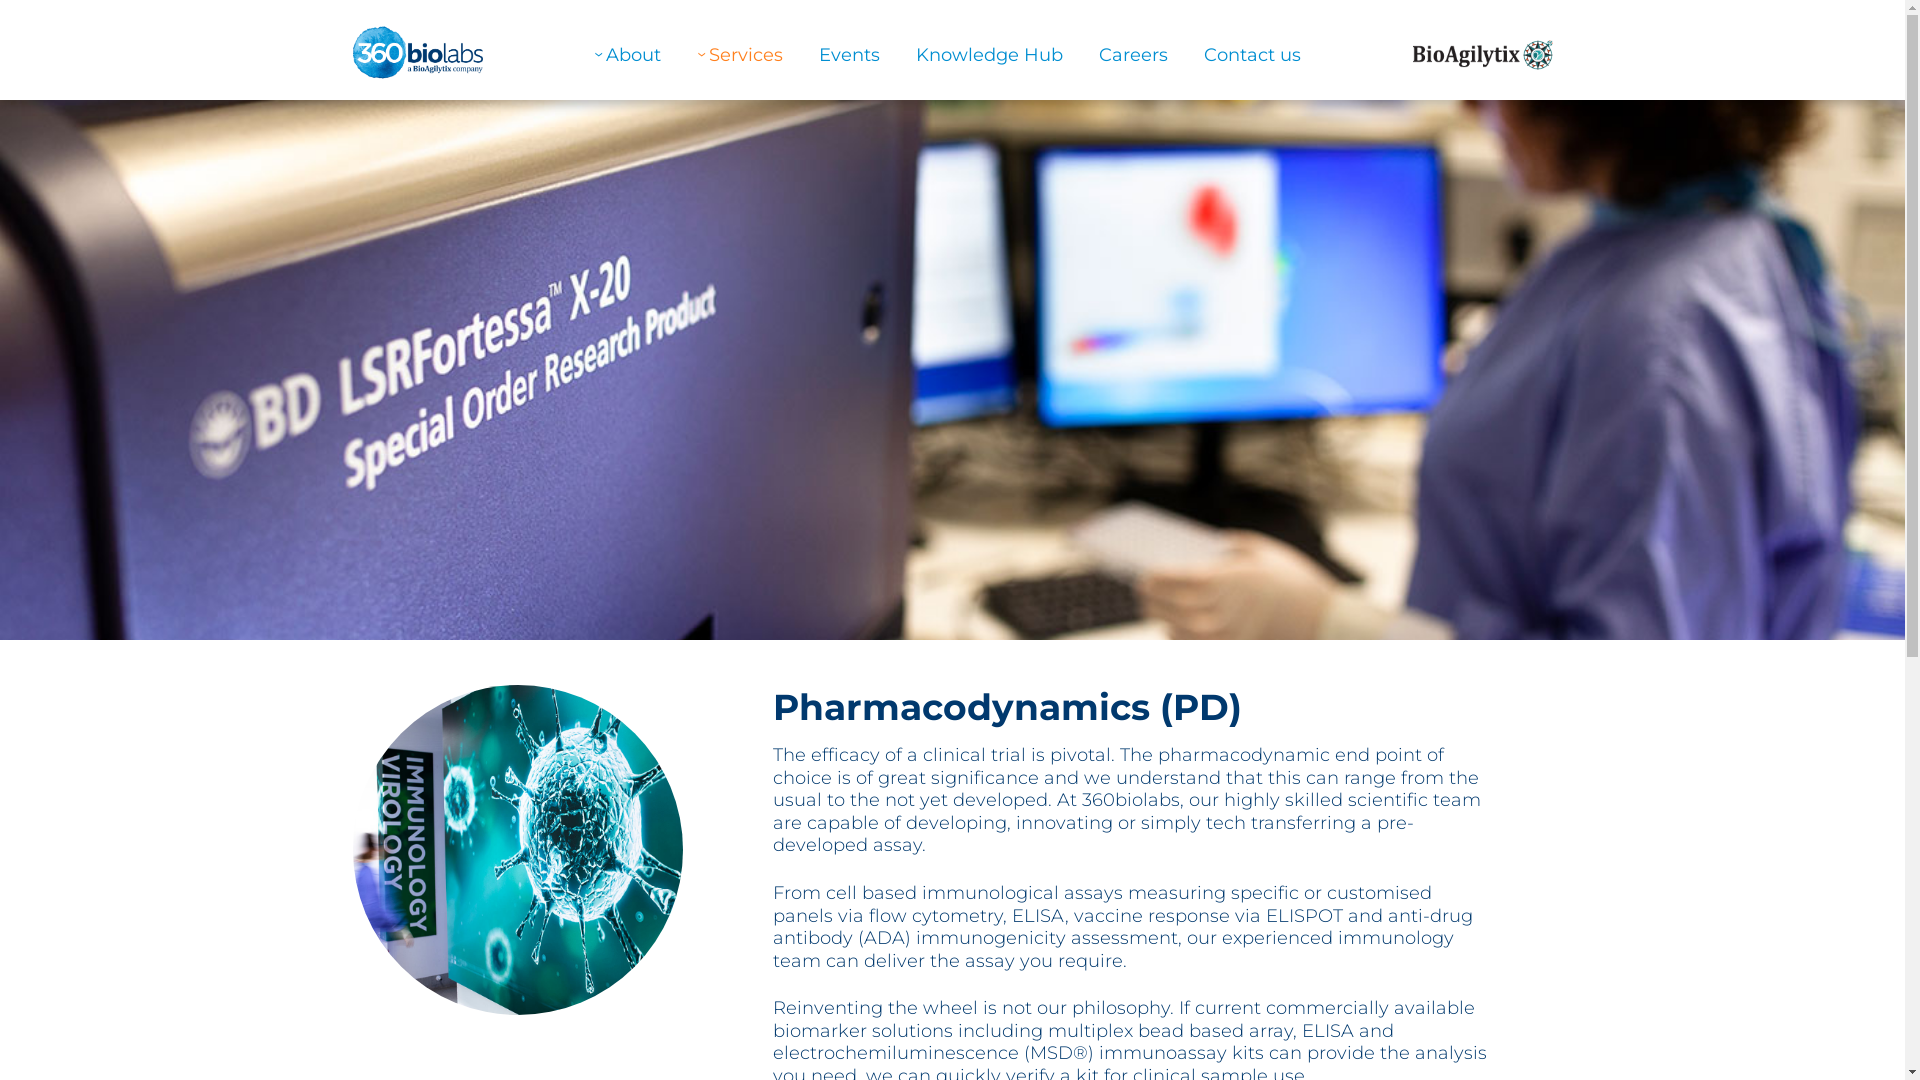 This screenshot has width=1920, height=1080. What do you see at coordinates (738, 53) in the screenshot?
I see `'Services'` at bounding box center [738, 53].